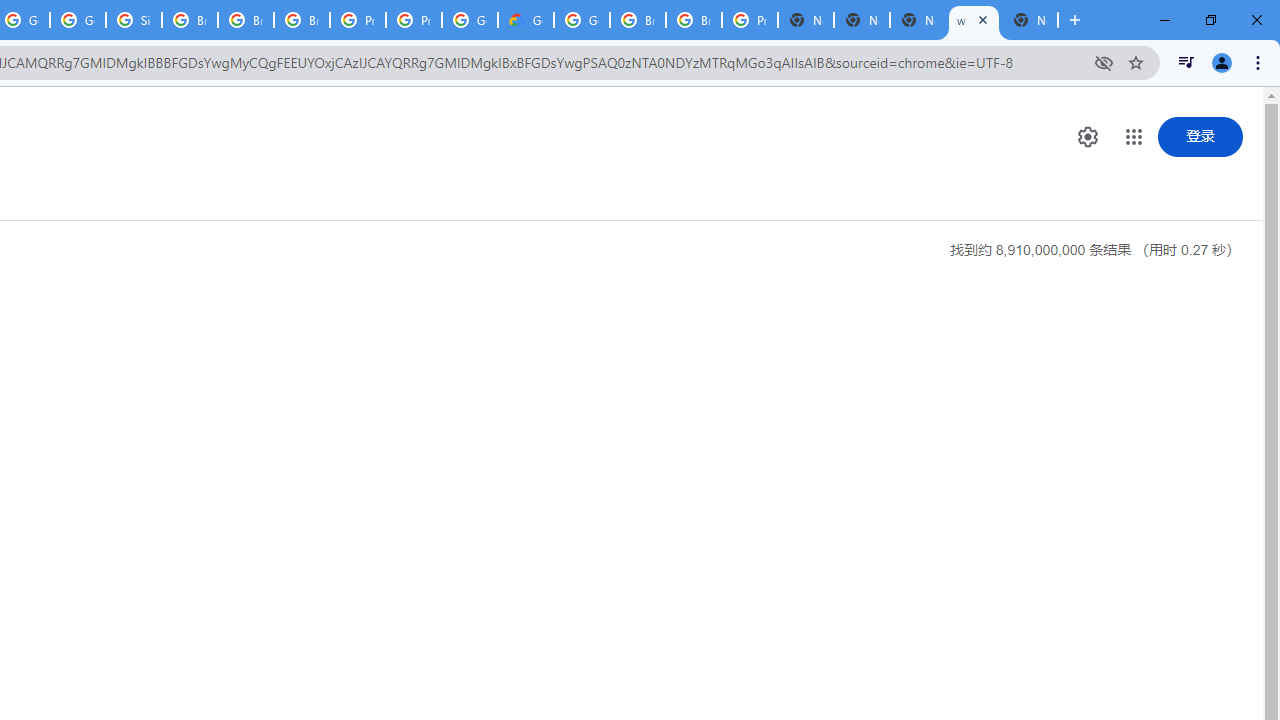 The width and height of the screenshot is (1280, 720). I want to click on 'Google Cloud Estimate Summary', so click(526, 20).